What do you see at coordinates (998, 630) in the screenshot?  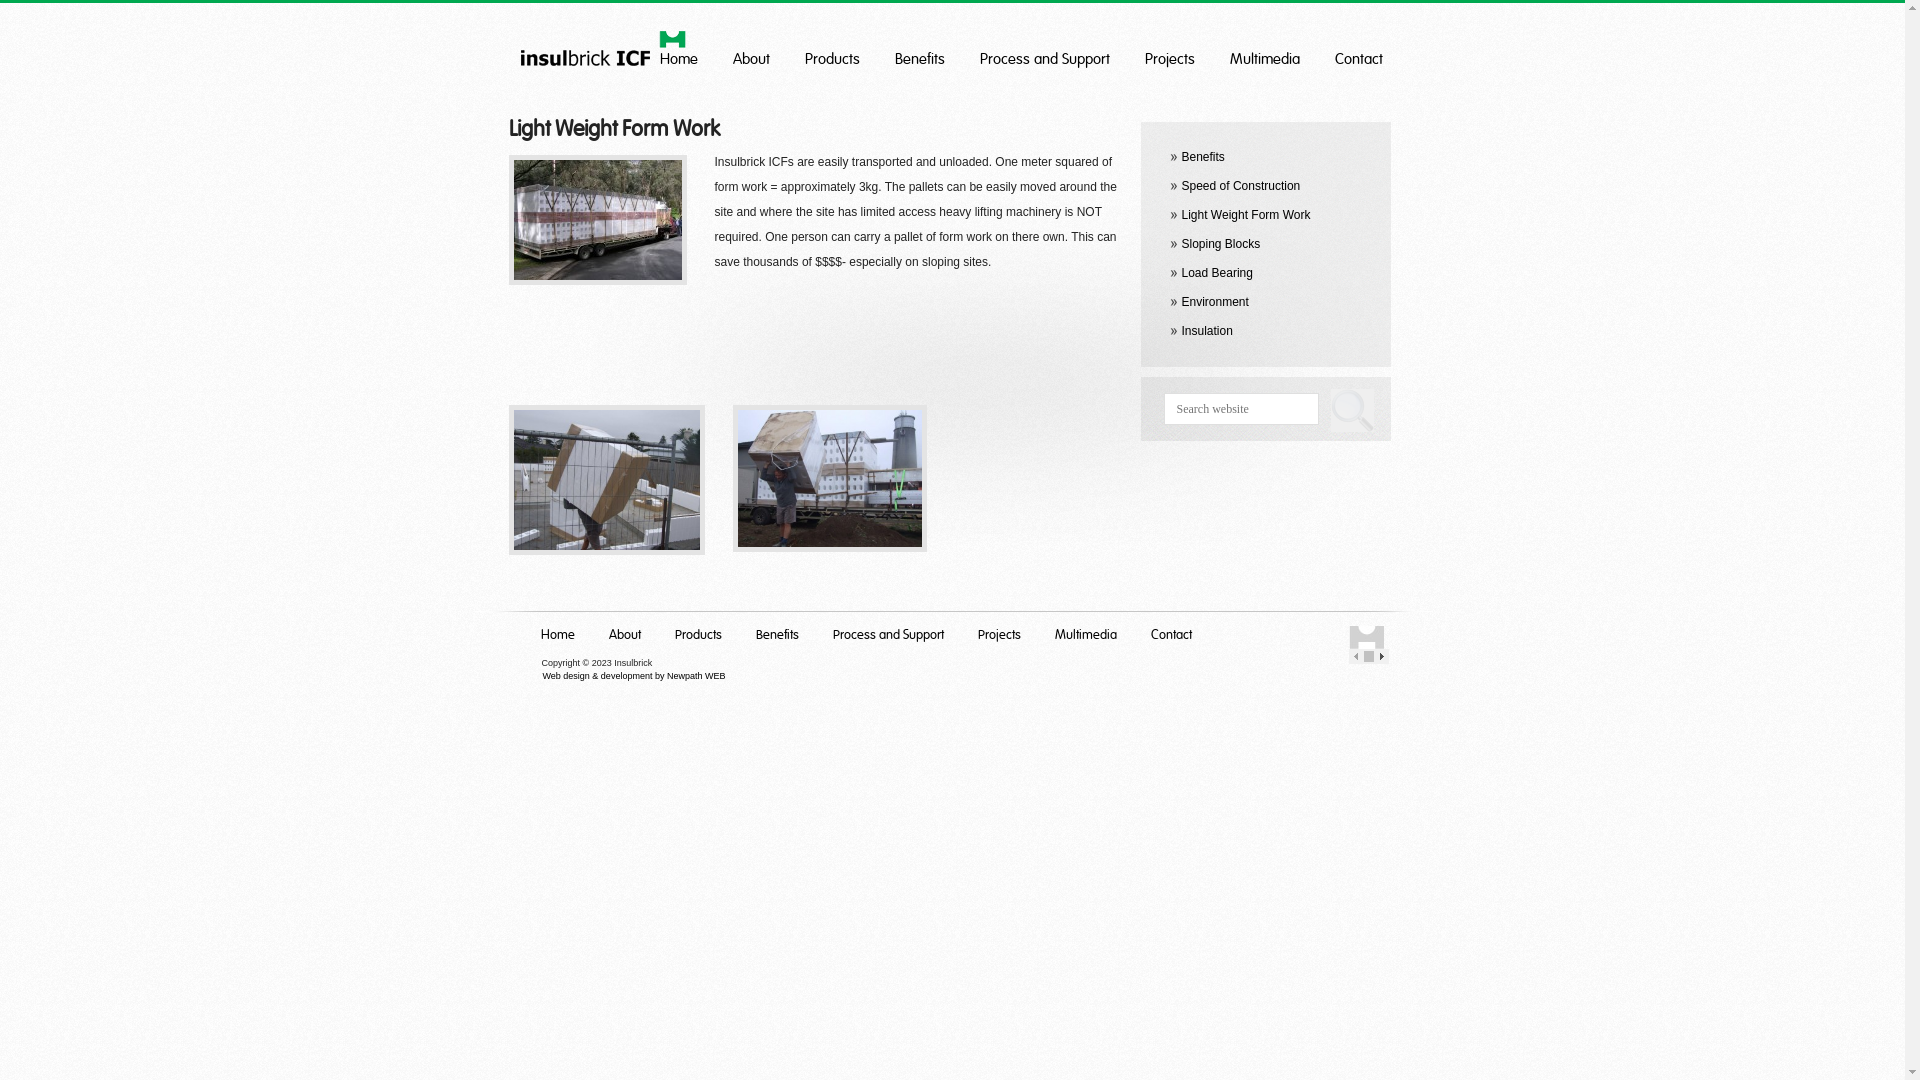 I see `'Projects'` at bounding box center [998, 630].